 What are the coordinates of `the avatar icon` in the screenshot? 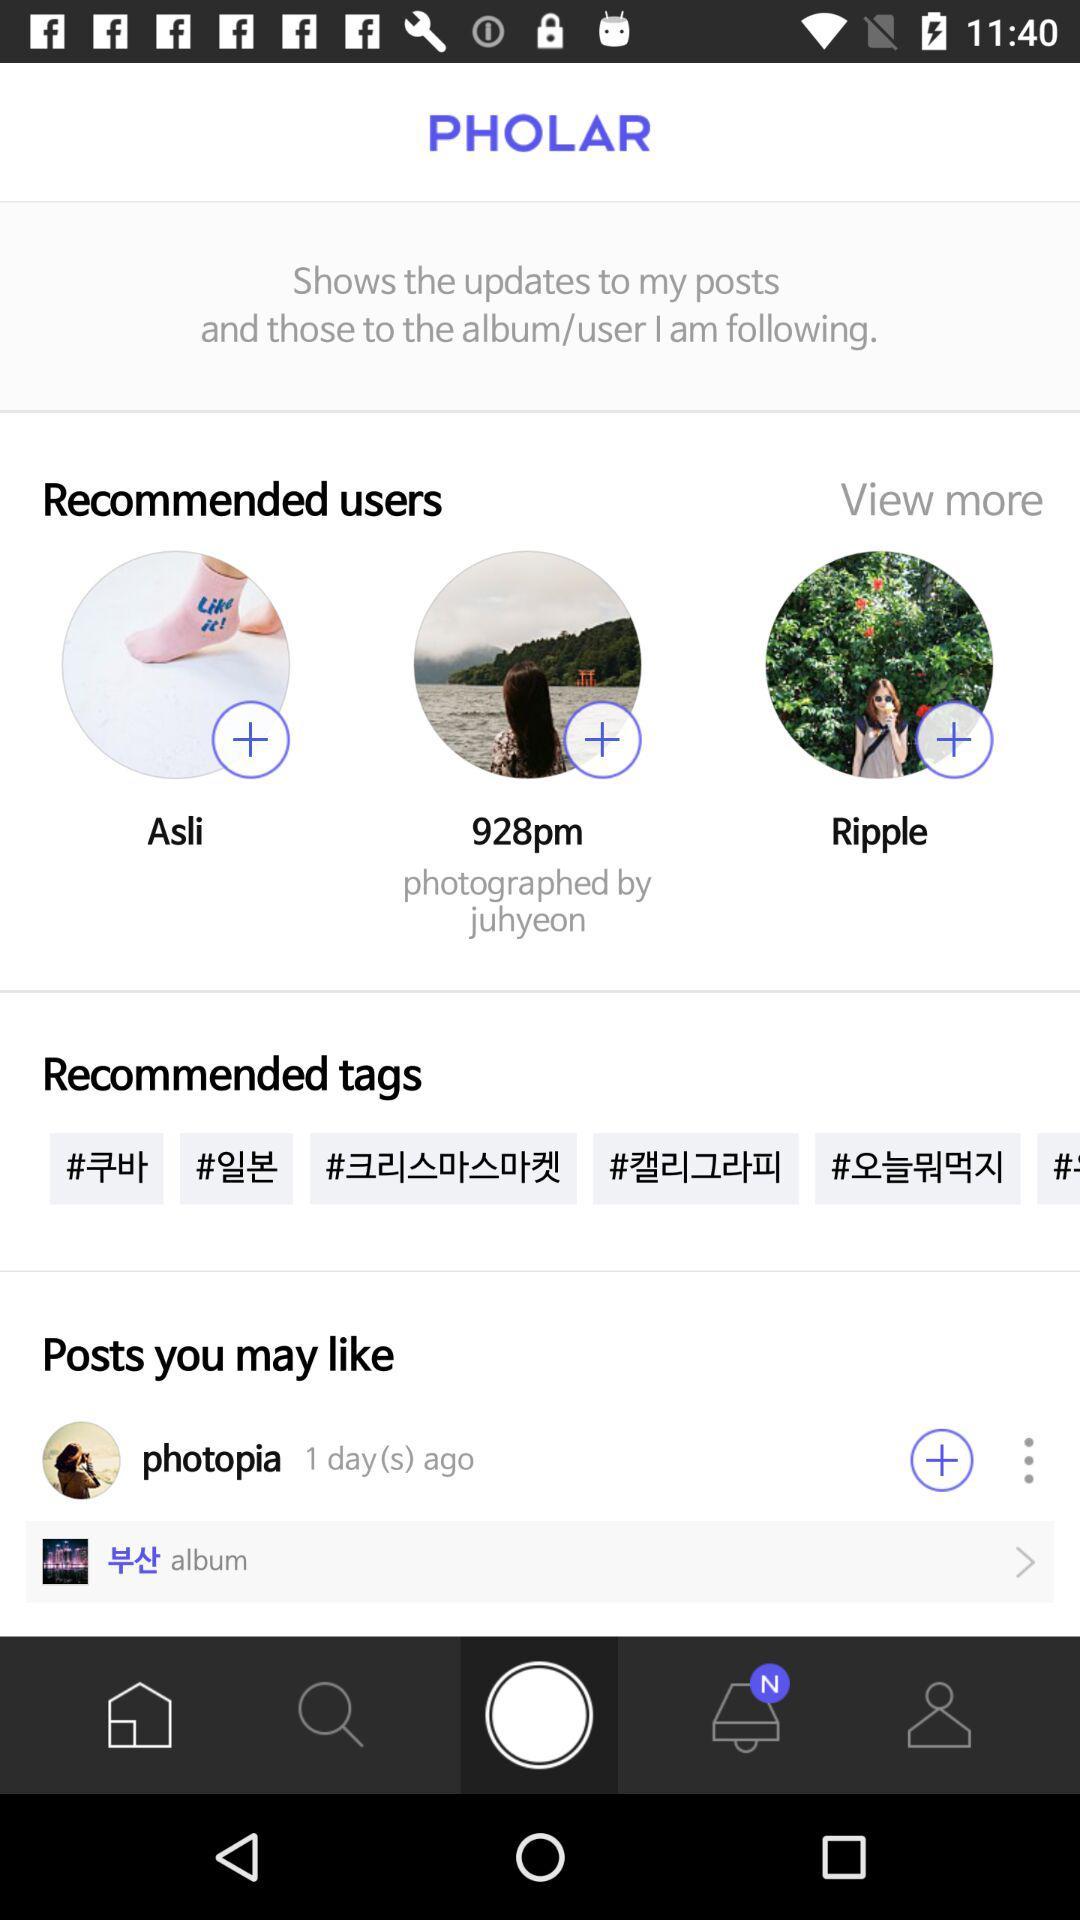 It's located at (538, 1714).